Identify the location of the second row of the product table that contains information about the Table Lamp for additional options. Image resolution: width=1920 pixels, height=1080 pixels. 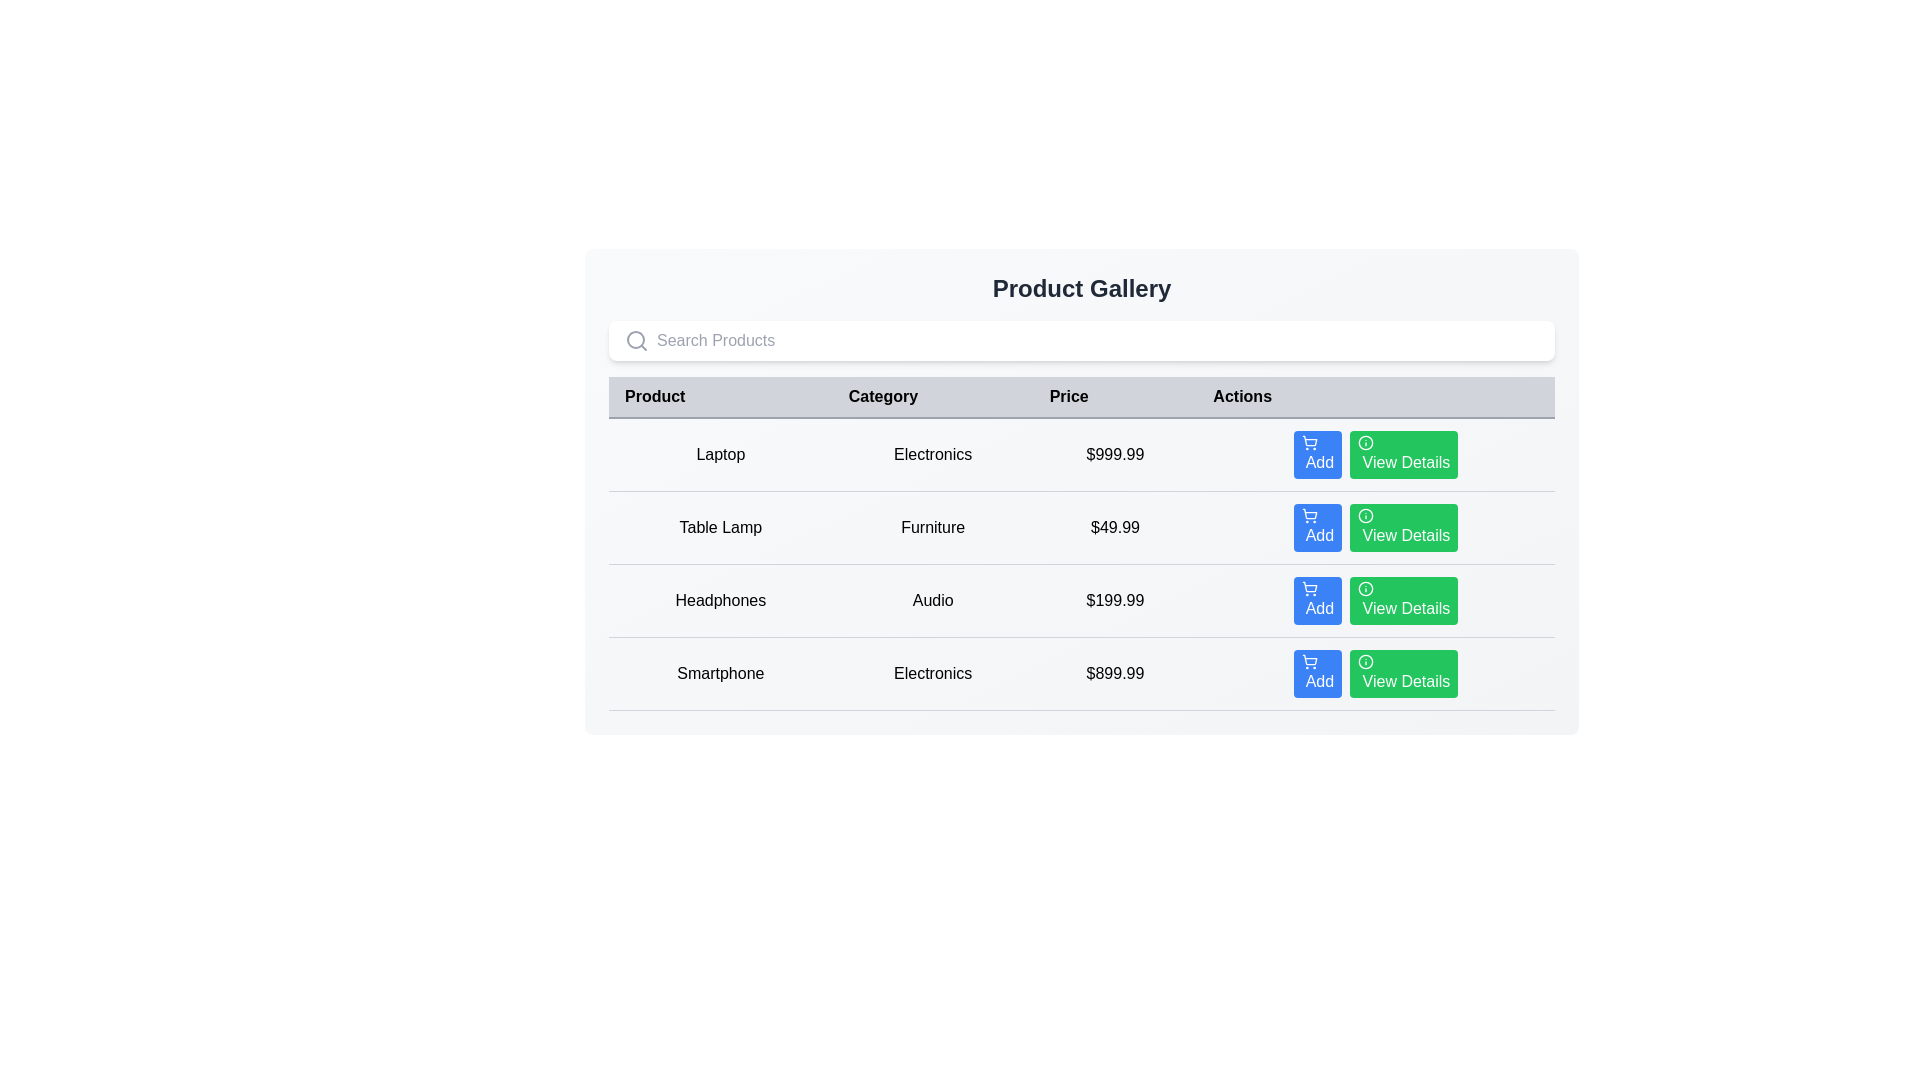
(1080, 563).